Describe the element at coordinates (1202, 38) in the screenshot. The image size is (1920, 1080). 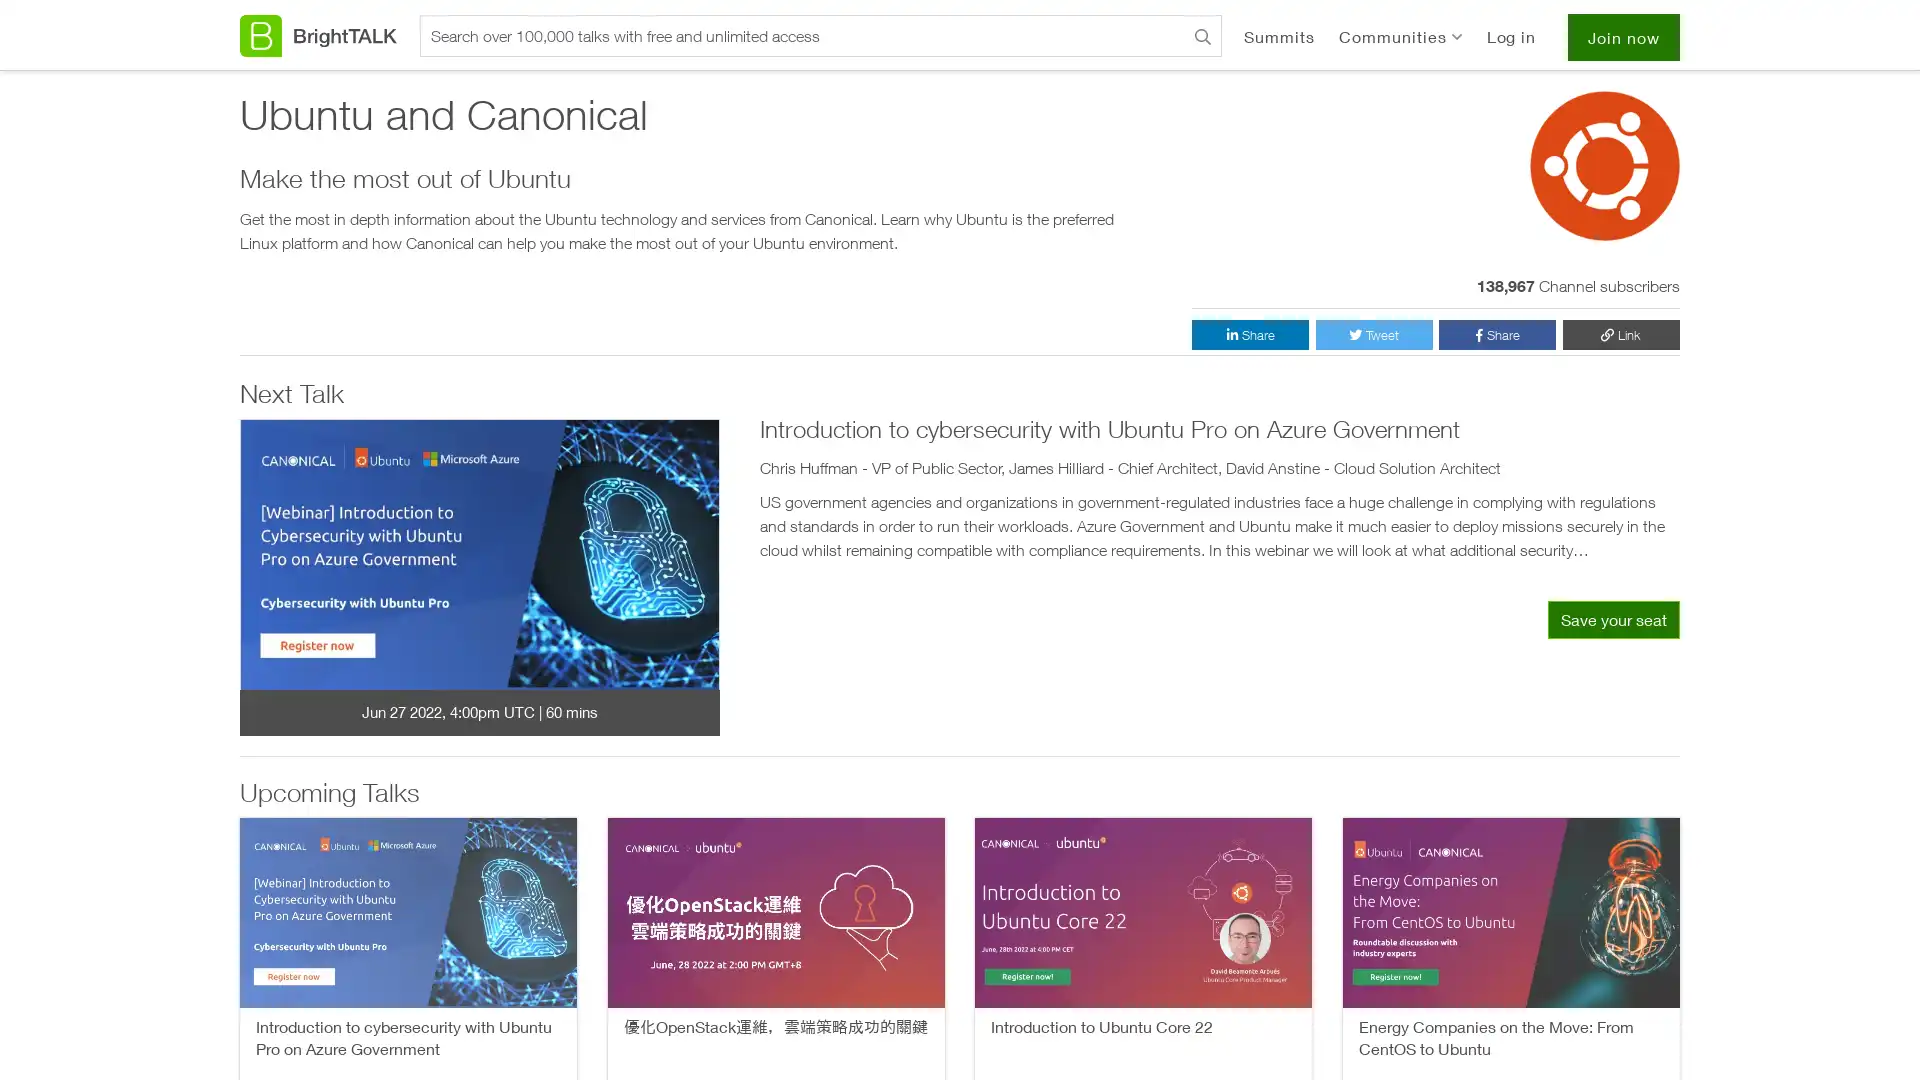
I see `Search BrightTALK` at that location.